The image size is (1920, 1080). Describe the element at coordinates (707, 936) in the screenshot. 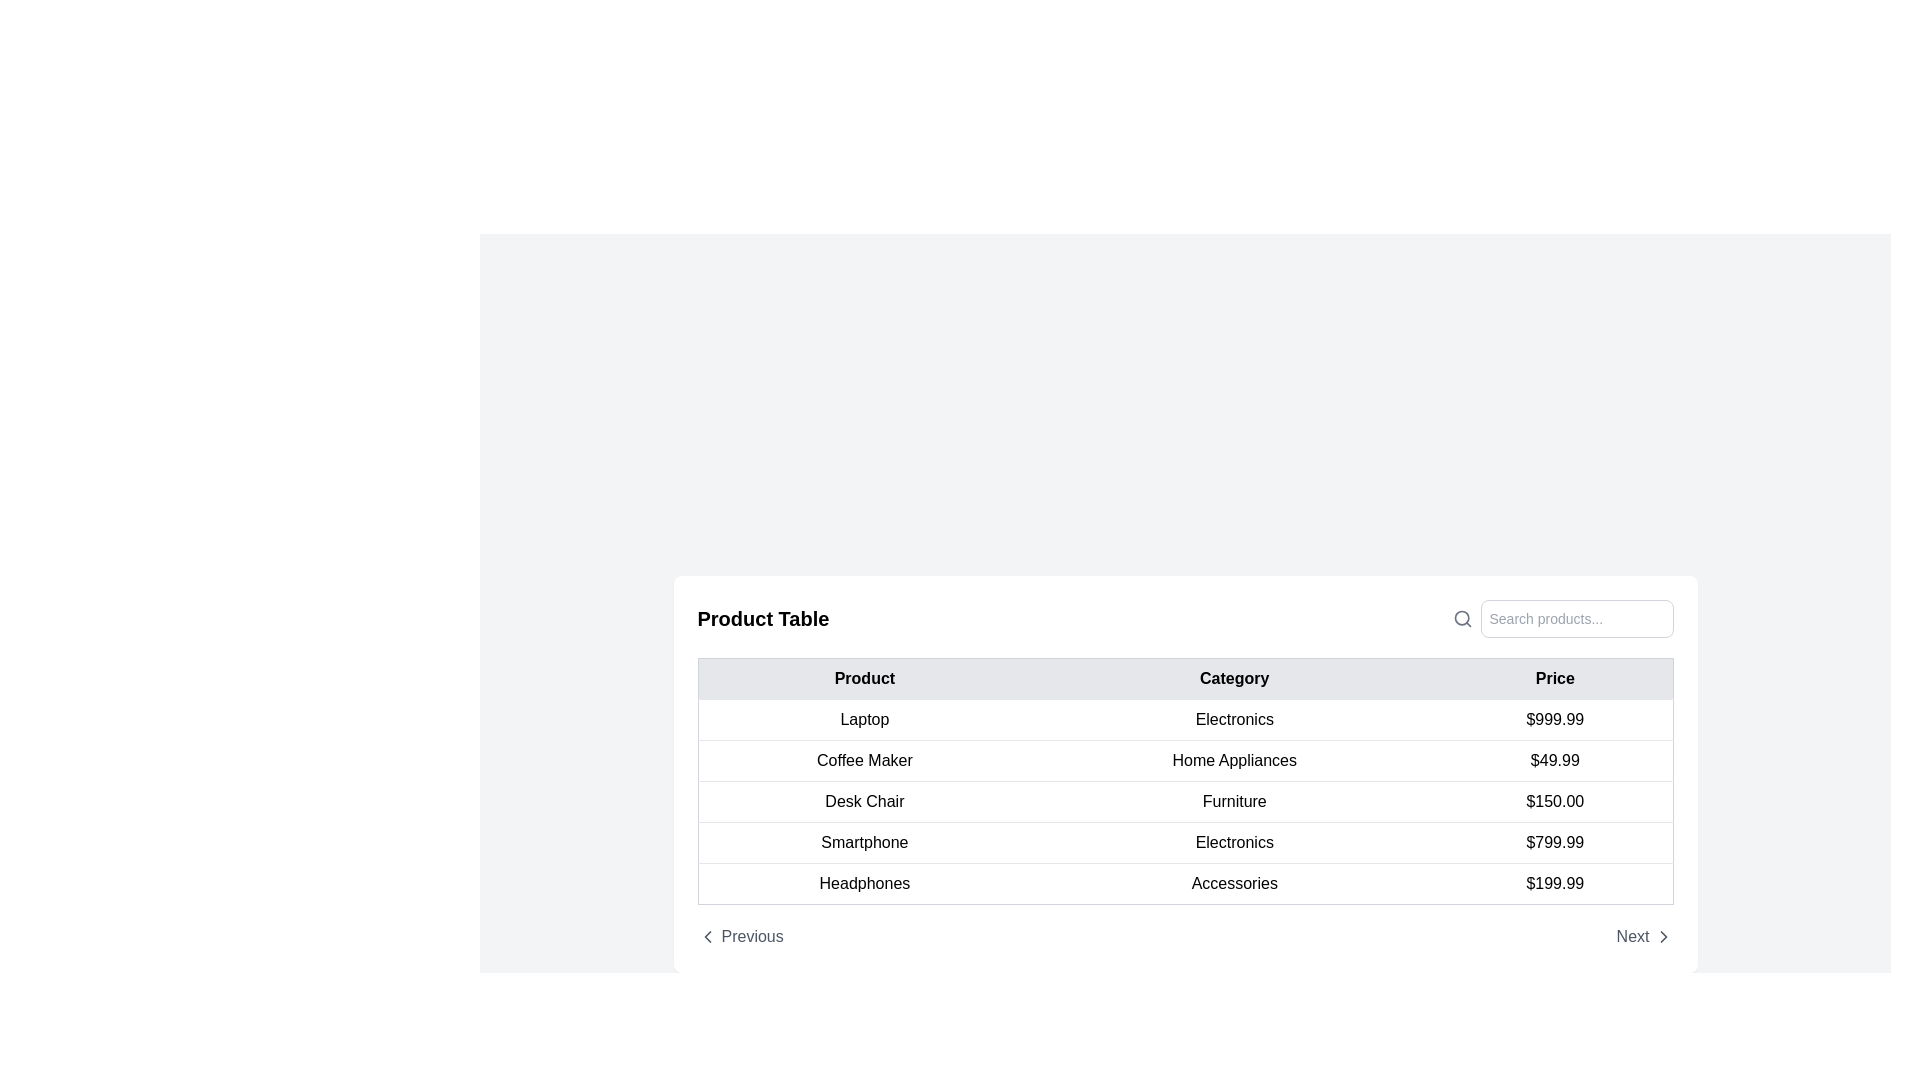

I see `the left-facing chevron icon used for navigation, located near the bottom left corner of the table interface alongside the 'Previous' button` at that location.